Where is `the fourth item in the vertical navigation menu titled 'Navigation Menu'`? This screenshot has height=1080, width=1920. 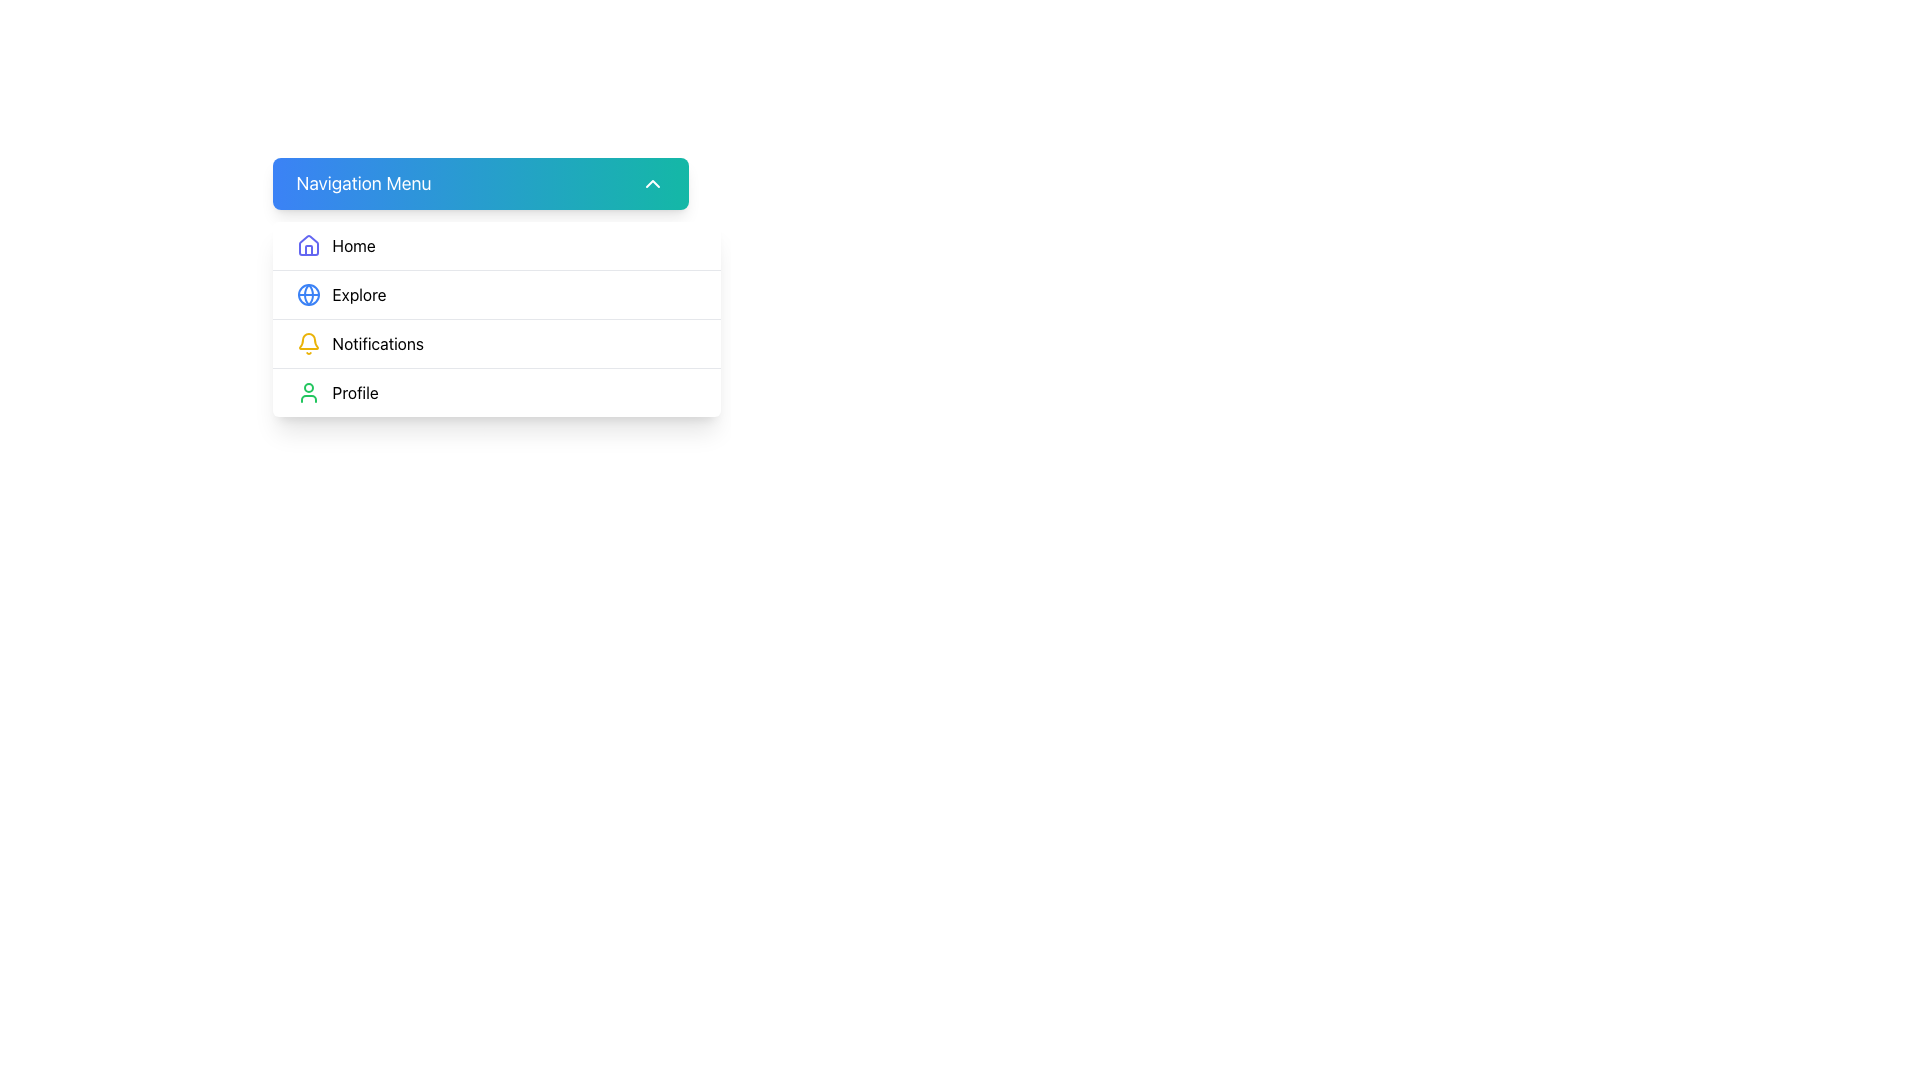 the fourth item in the vertical navigation menu titled 'Navigation Menu' is located at coordinates (496, 392).